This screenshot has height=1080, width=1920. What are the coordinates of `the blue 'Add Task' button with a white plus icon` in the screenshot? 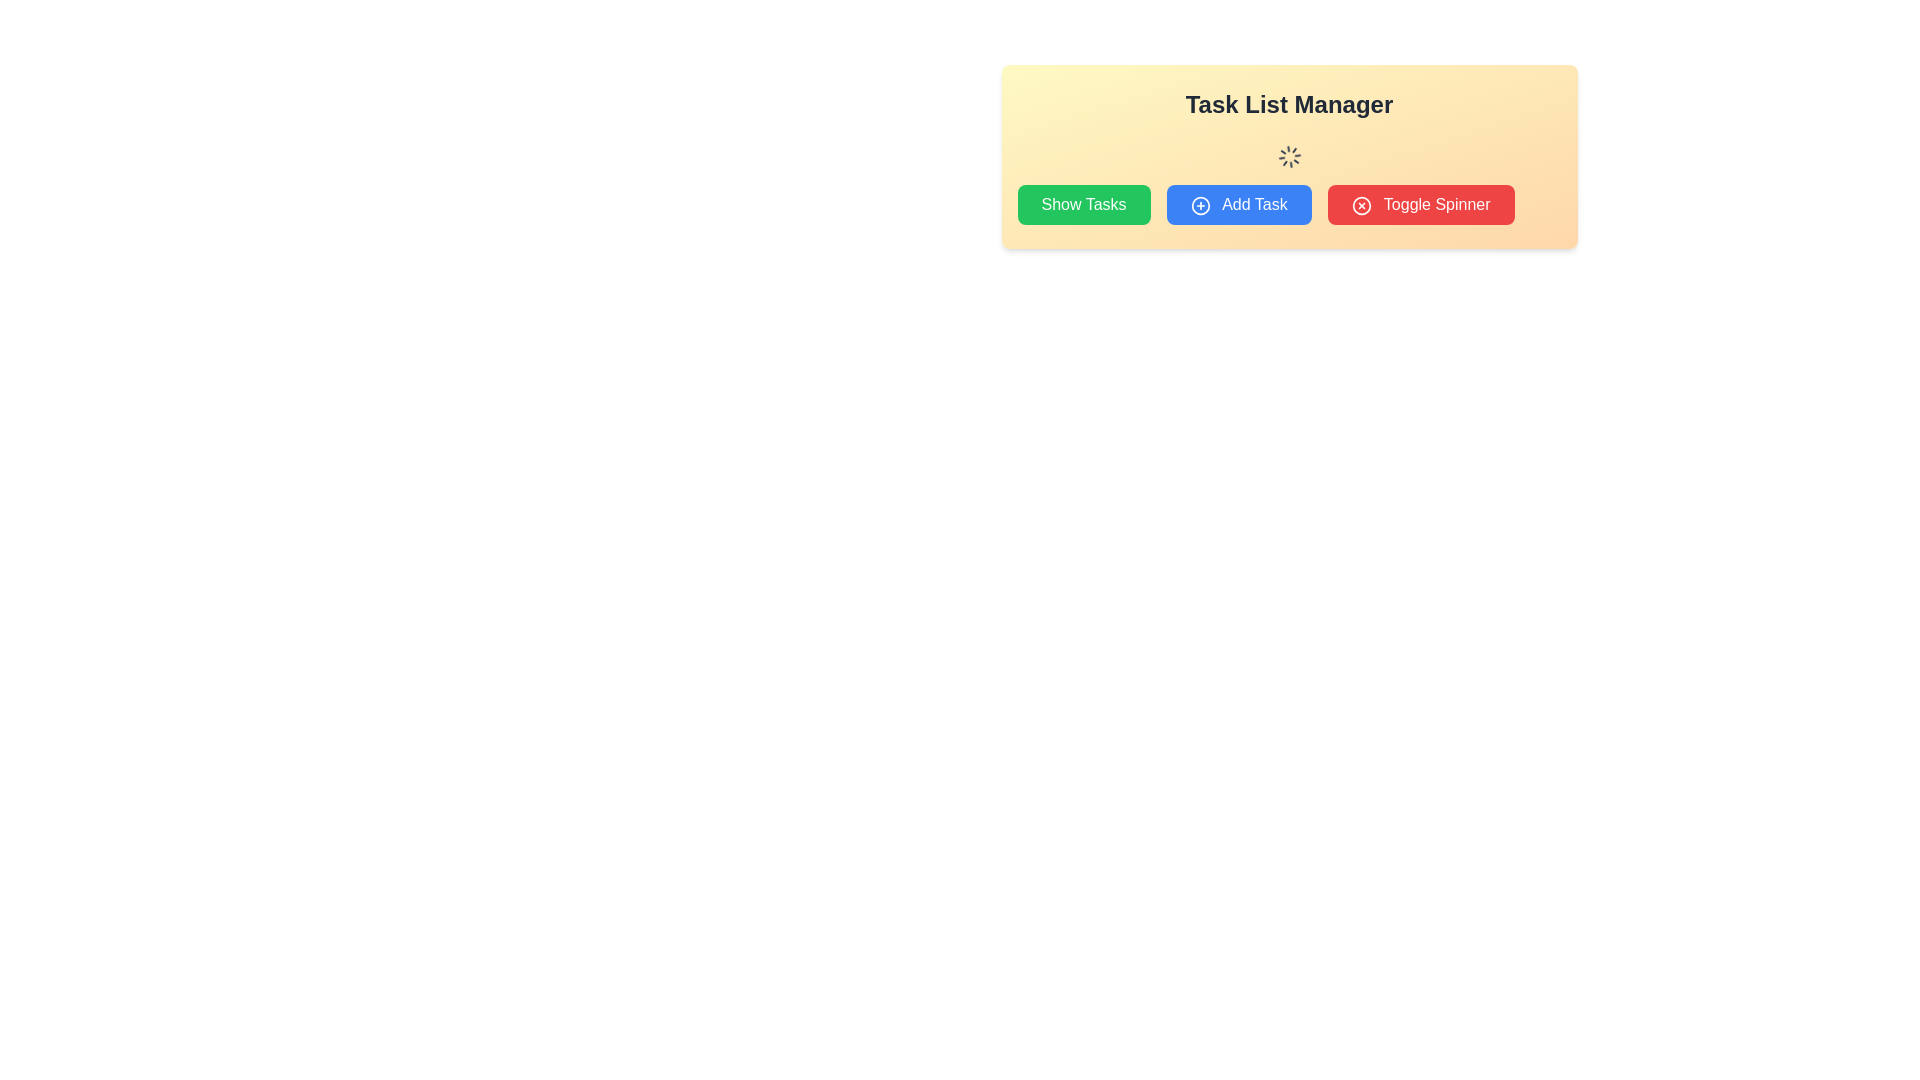 It's located at (1238, 204).